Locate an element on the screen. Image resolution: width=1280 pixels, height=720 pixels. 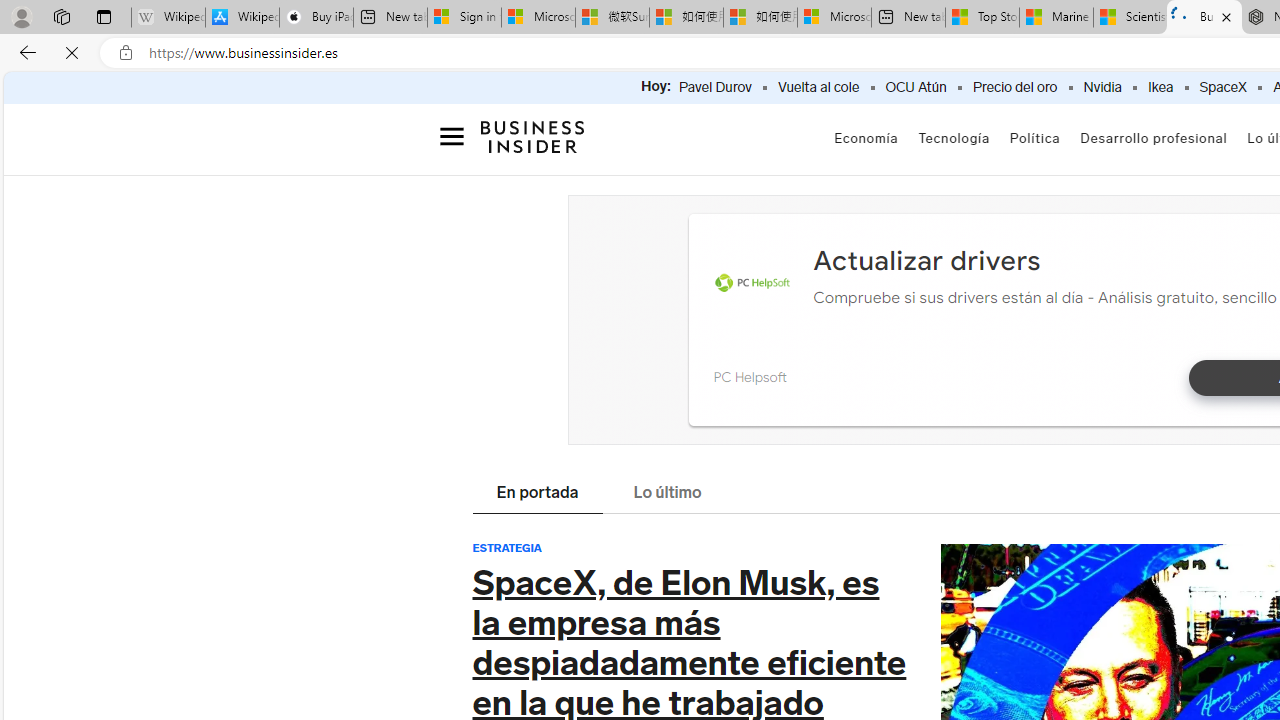
'Vuelta al cole' is located at coordinates (818, 87).